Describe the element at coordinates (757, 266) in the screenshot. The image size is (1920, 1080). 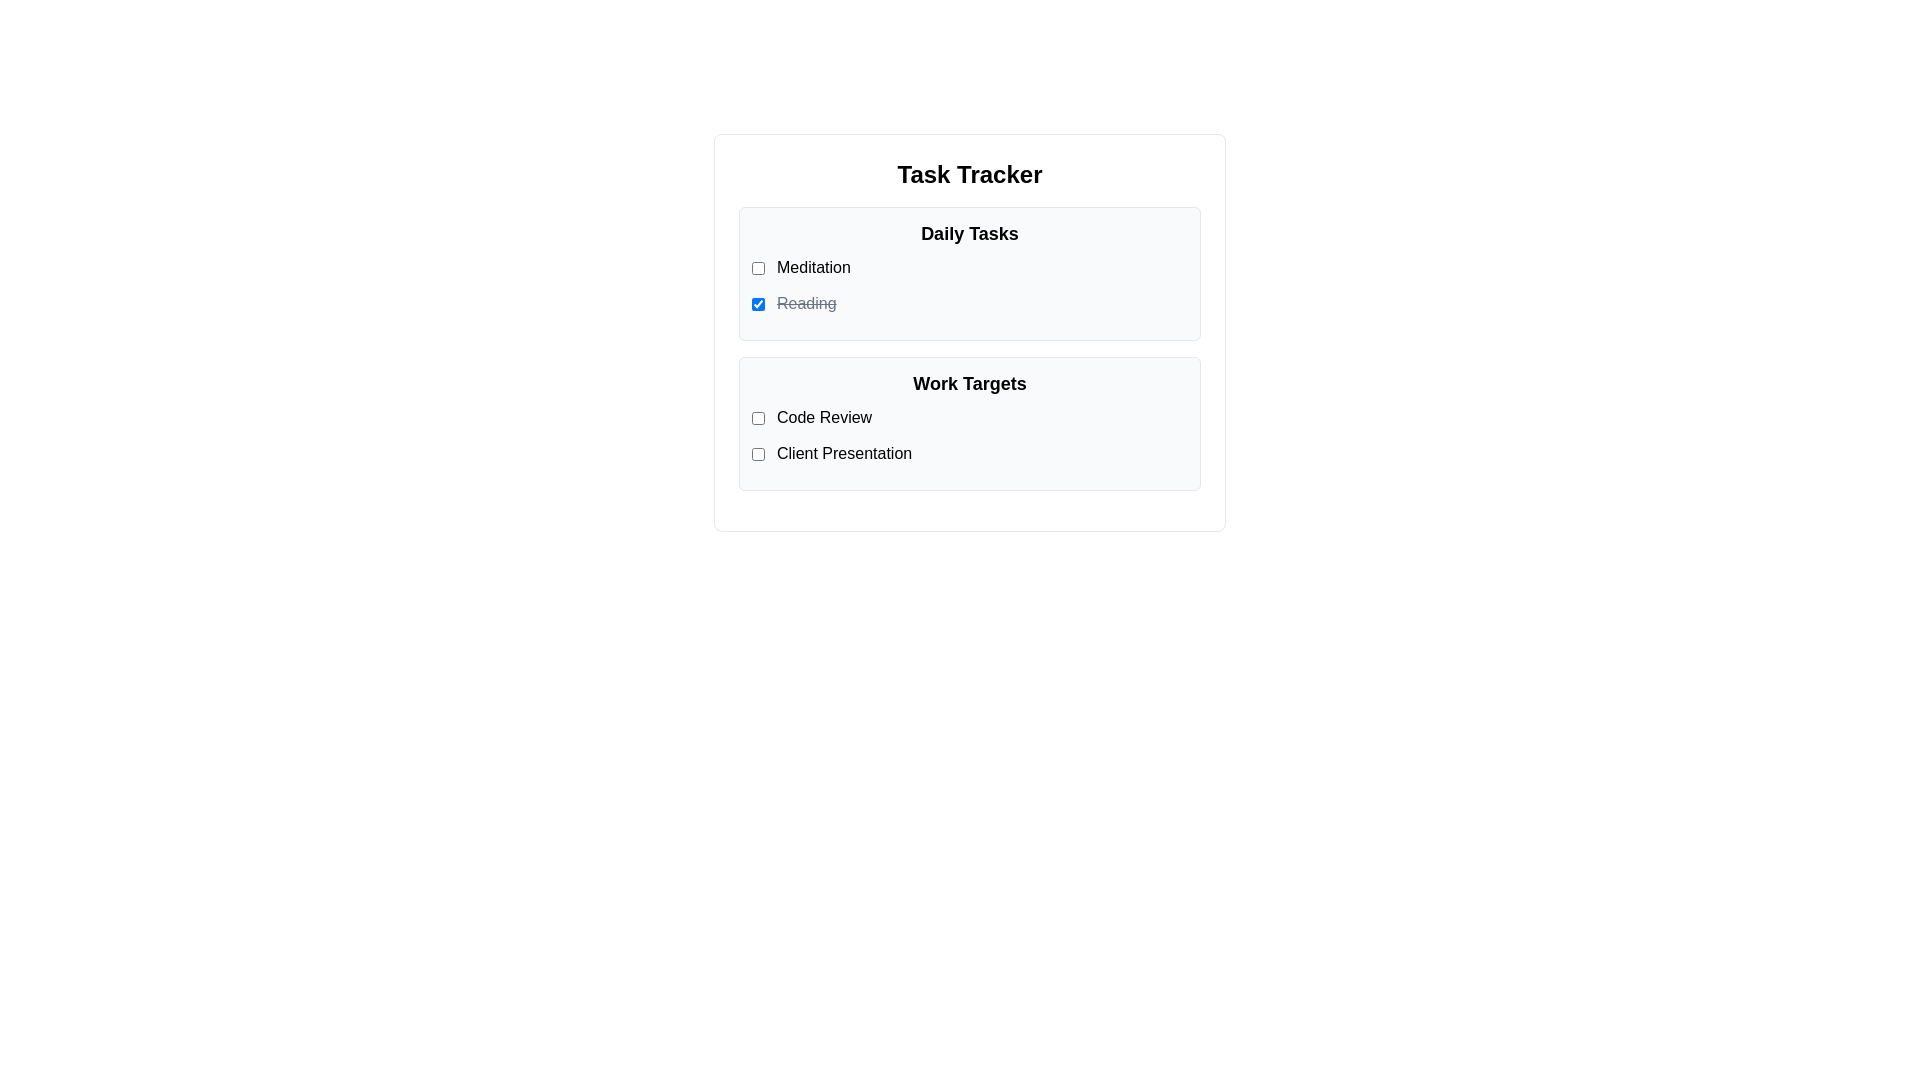
I see `the checkbox for 'Meditation' located` at that location.